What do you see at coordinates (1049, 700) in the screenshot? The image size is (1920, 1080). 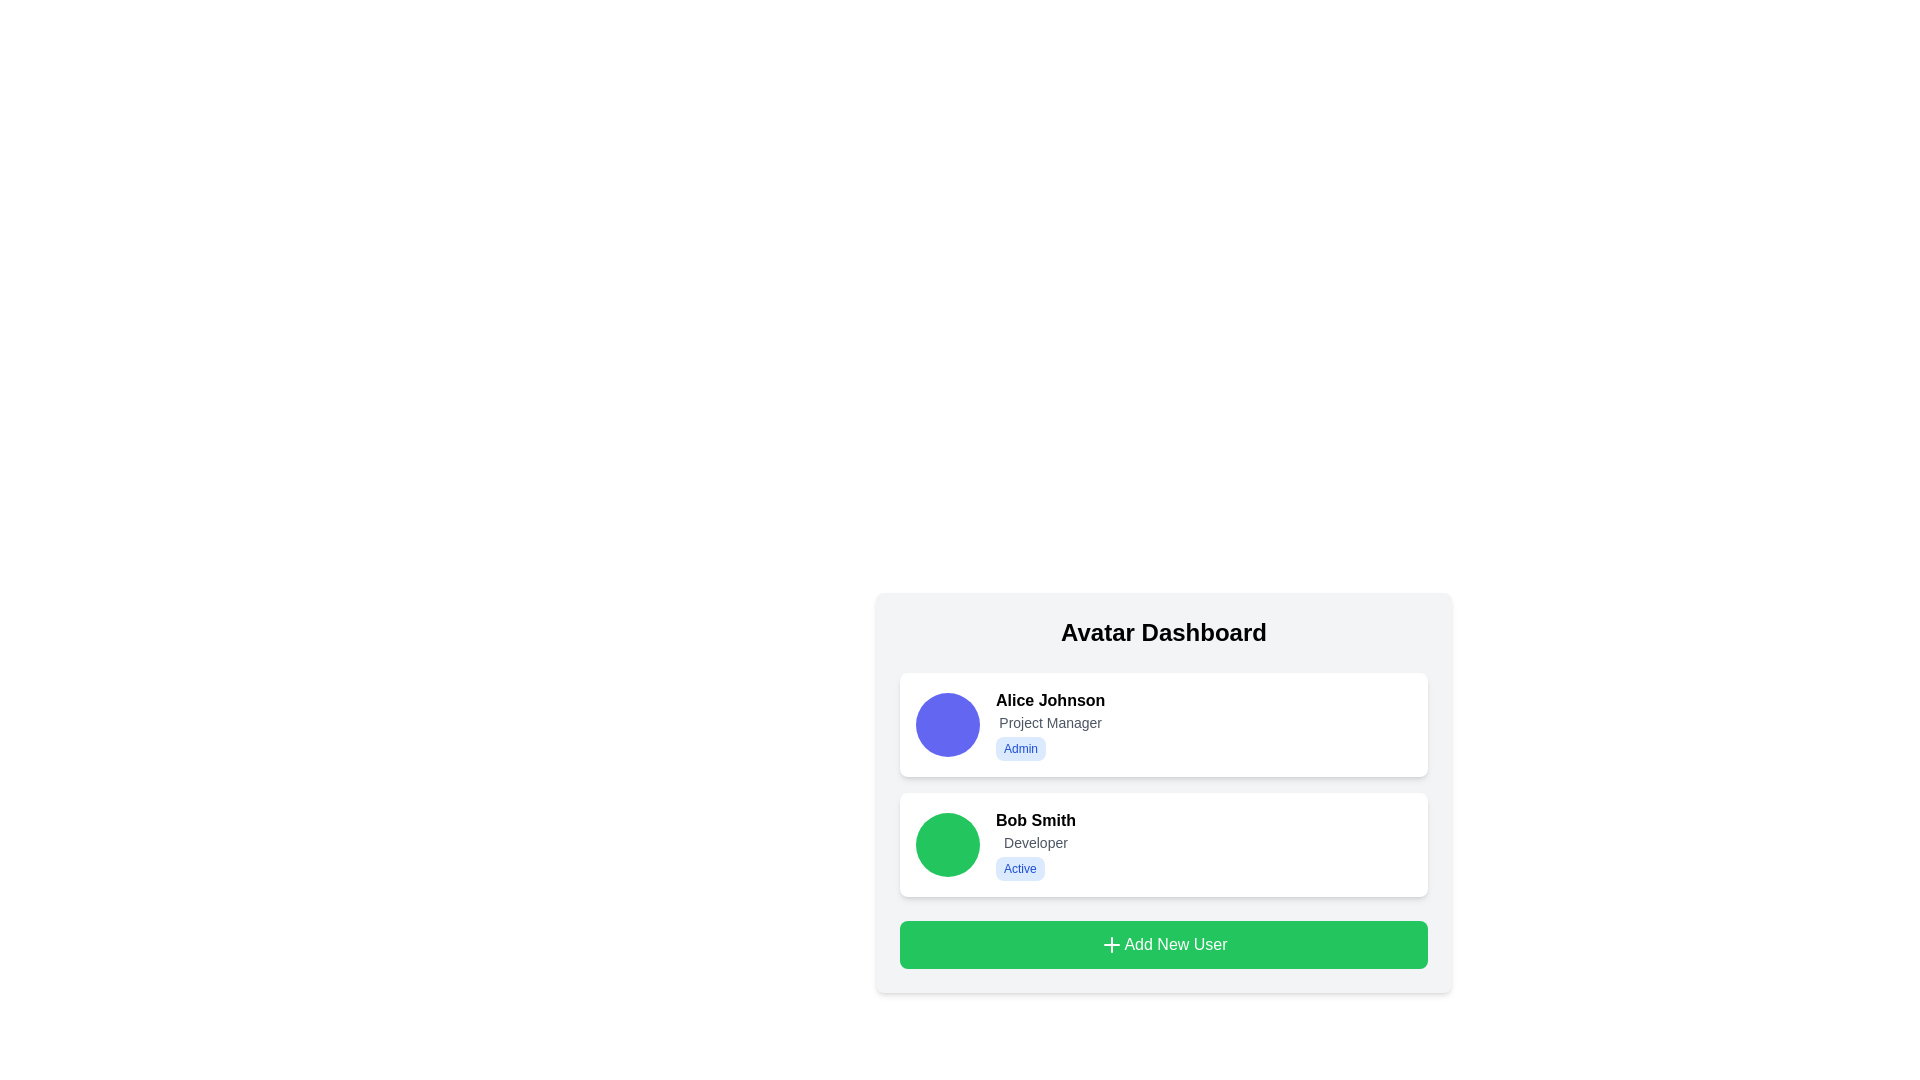 I see `the text label displaying 'Alice Johnson', which is in bold font and` at bounding box center [1049, 700].